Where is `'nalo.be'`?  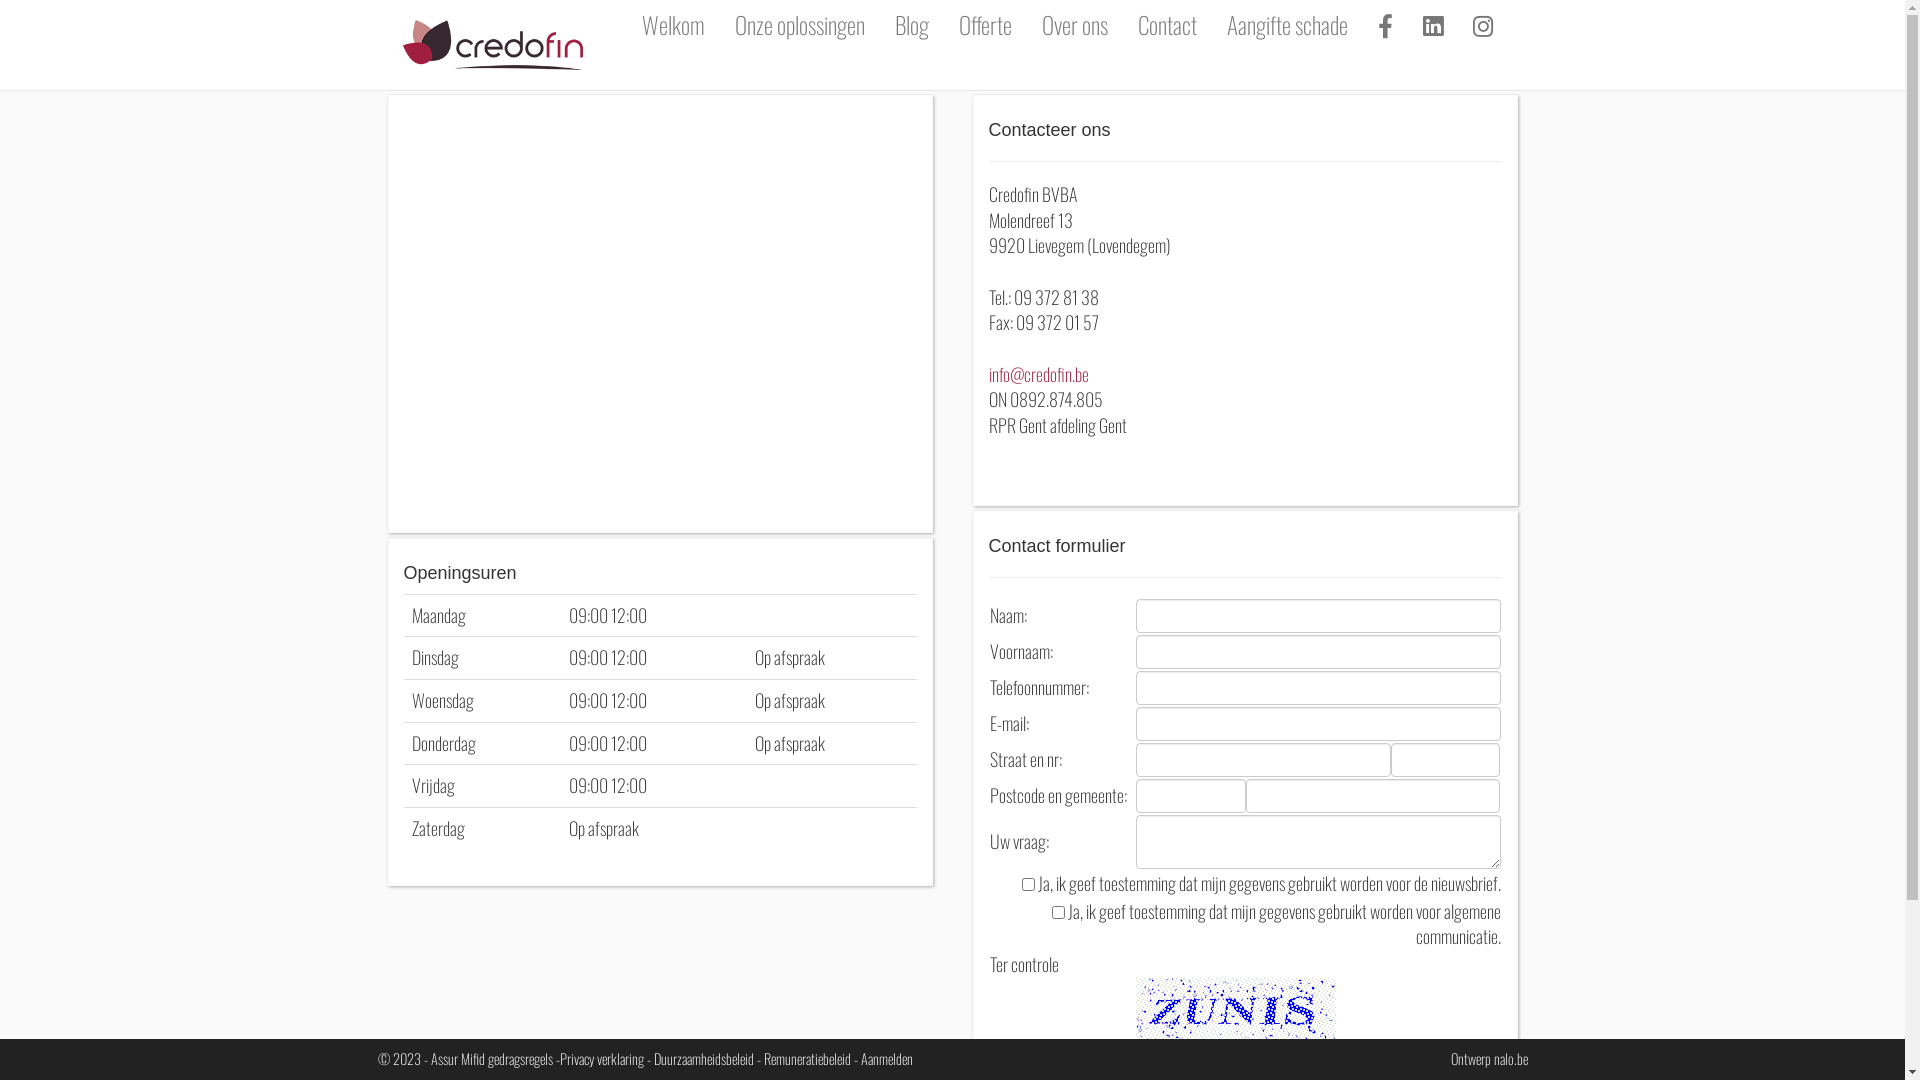
'nalo.be' is located at coordinates (1511, 1057).